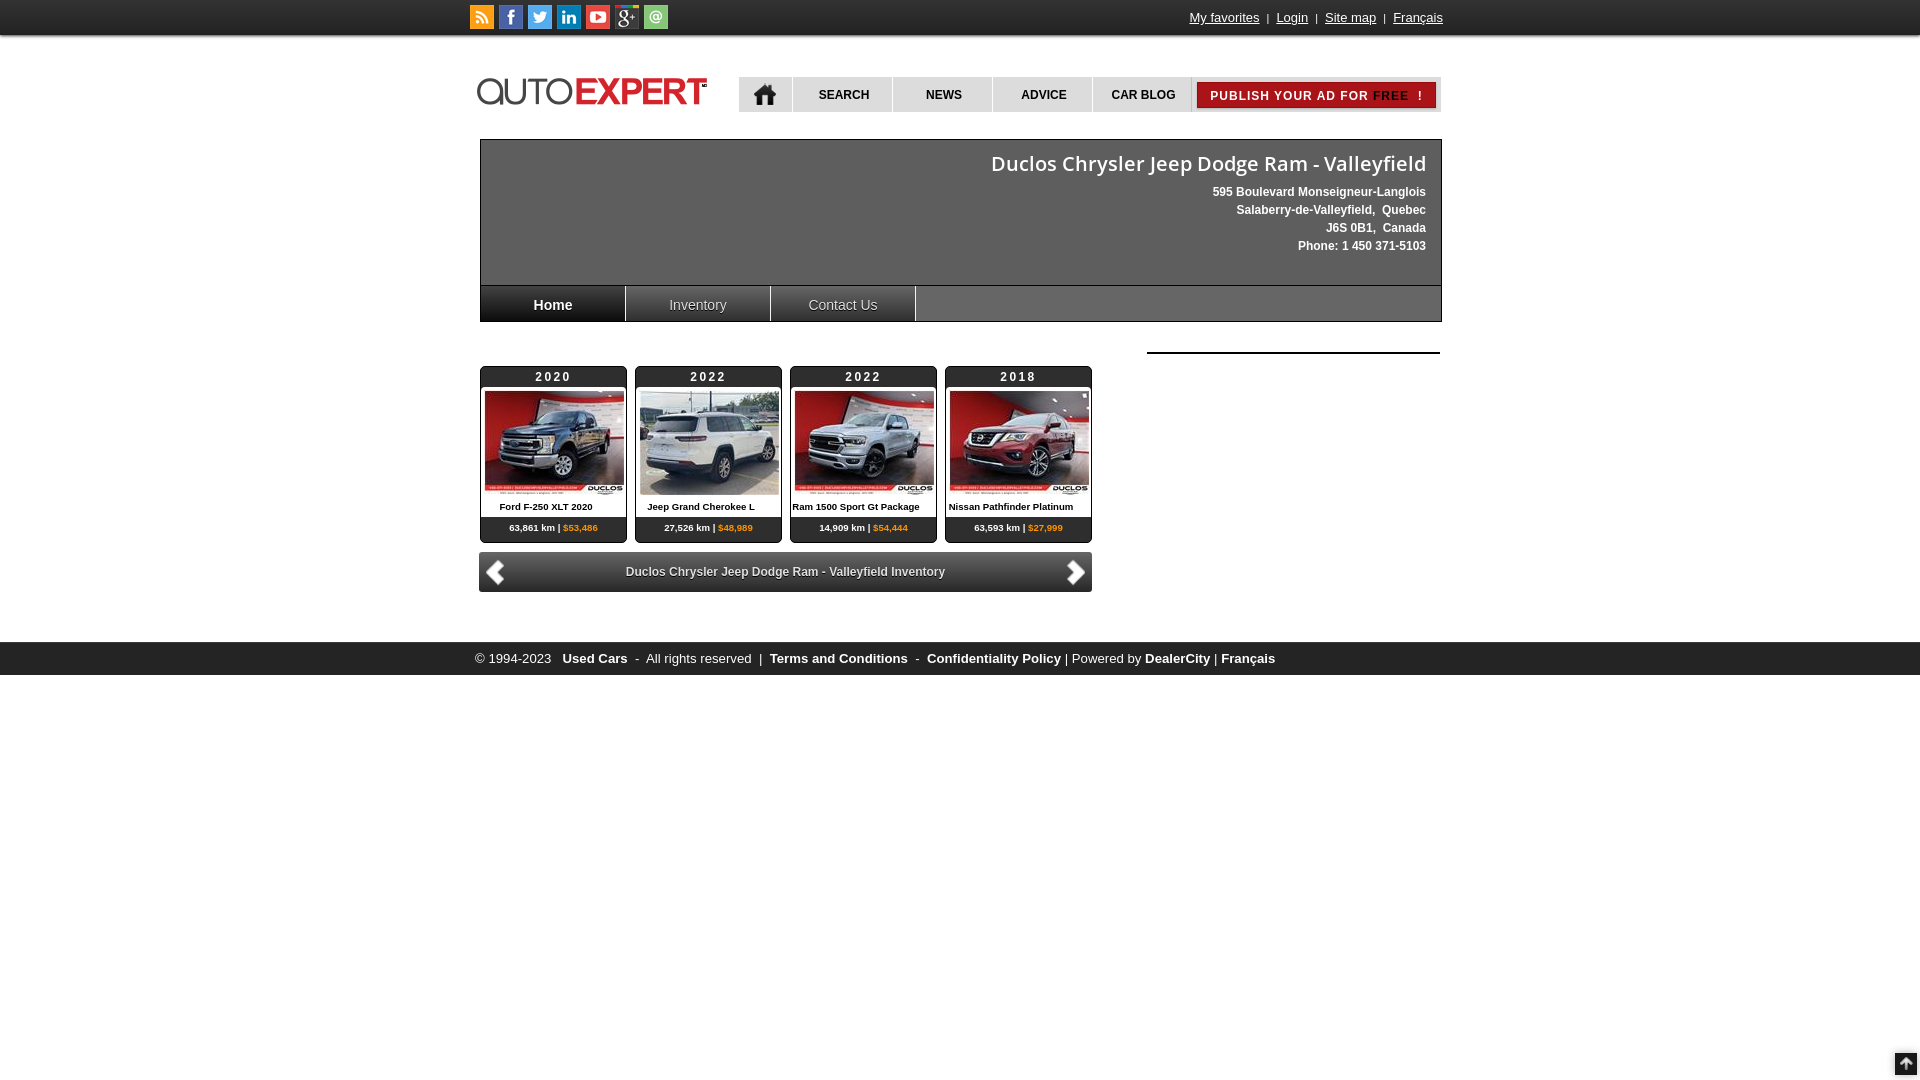 The image size is (1920, 1080). I want to click on 'PUBLISH YOUR AD FOR FREE  !', so click(1208, 95).